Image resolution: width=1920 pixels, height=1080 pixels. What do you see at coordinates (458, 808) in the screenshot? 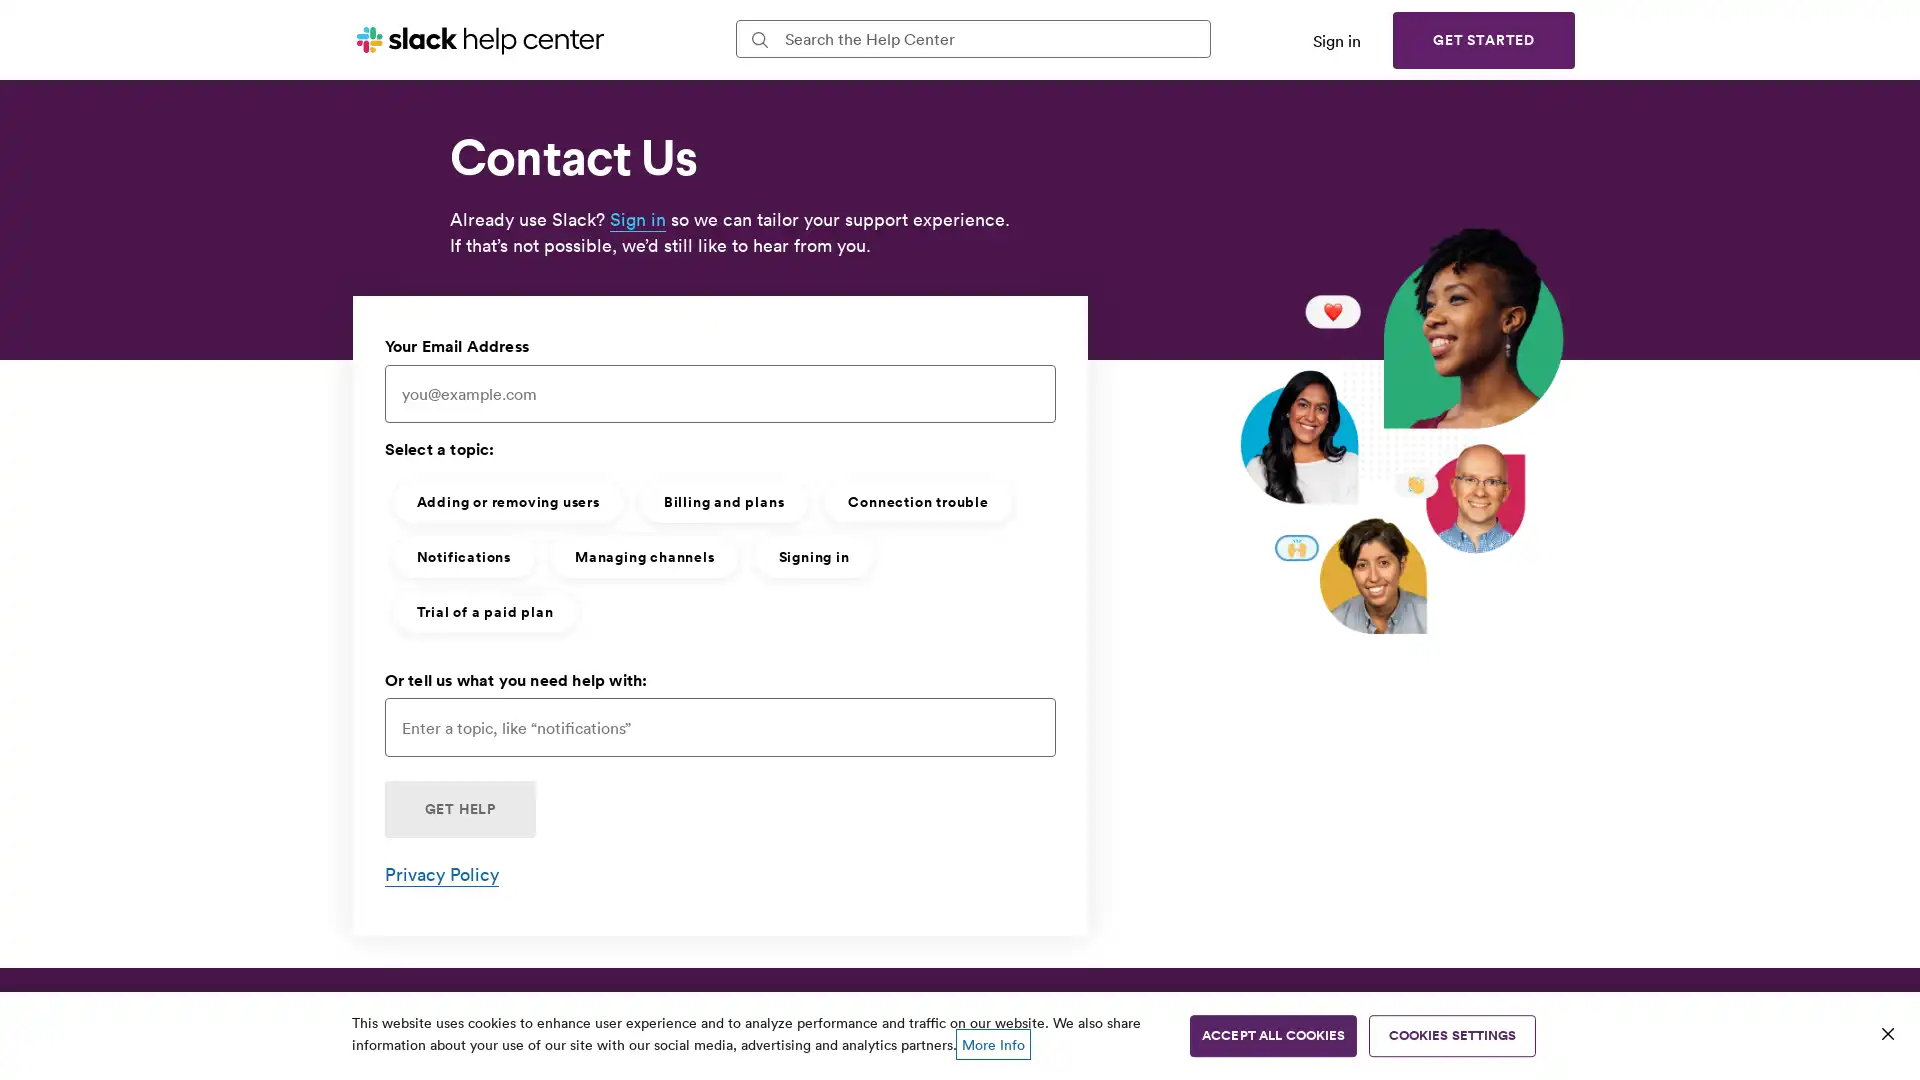
I see `GET HELP` at bounding box center [458, 808].